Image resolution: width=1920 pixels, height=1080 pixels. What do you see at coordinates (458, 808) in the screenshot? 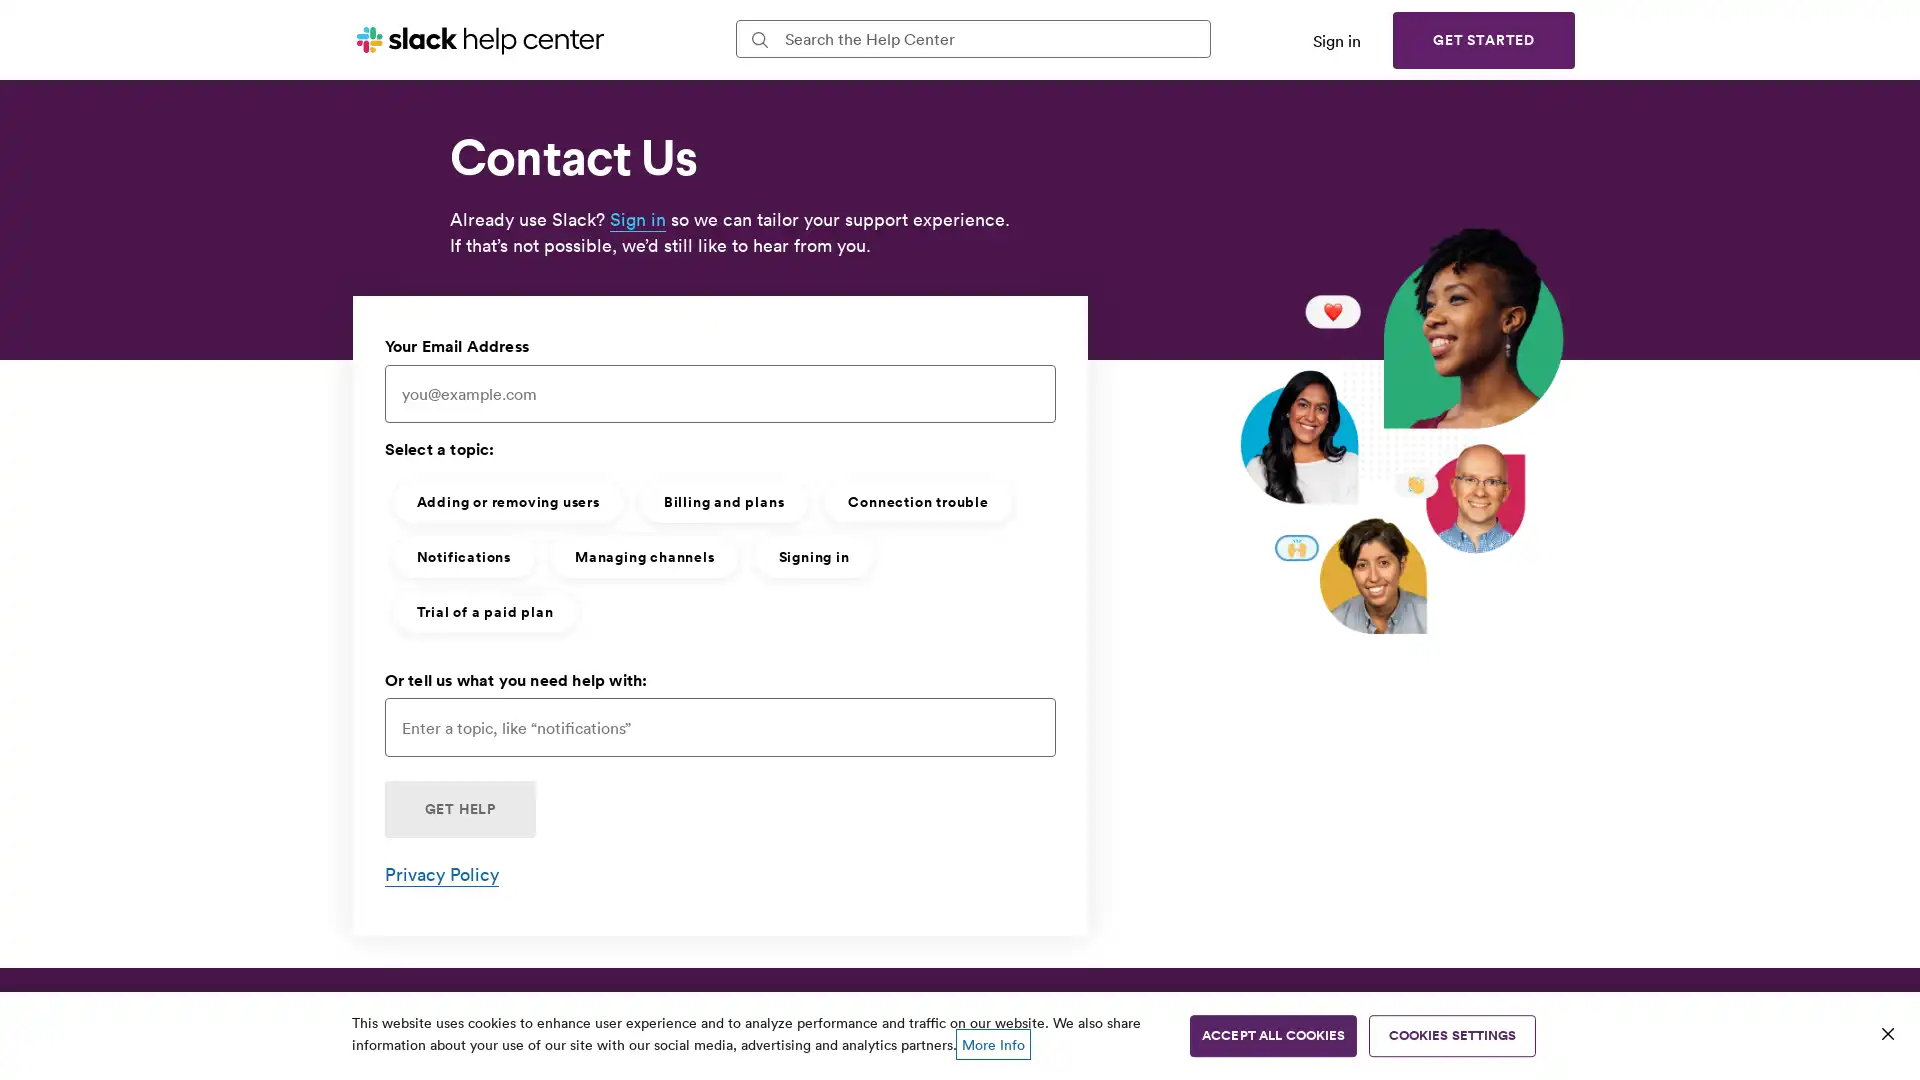
I see `GET HELP` at bounding box center [458, 808].